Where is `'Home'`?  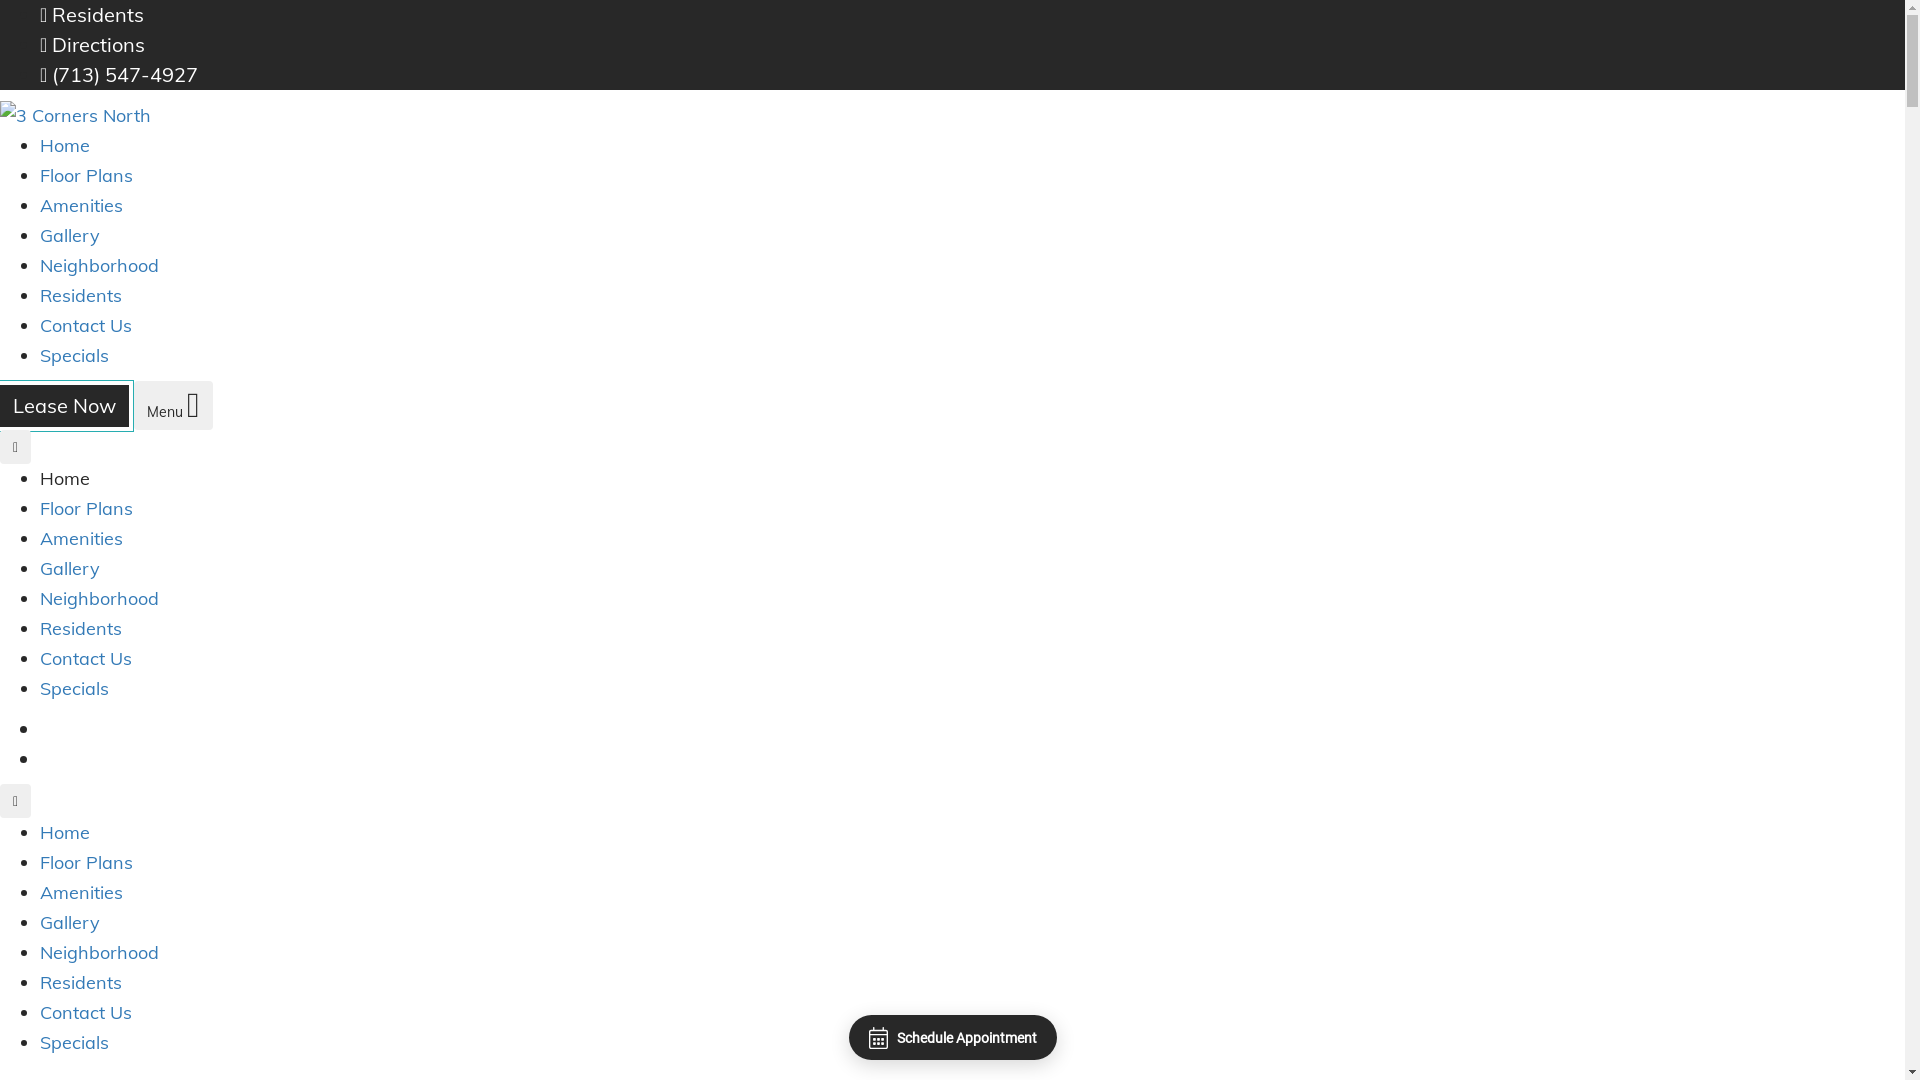
'Home' is located at coordinates (39, 832).